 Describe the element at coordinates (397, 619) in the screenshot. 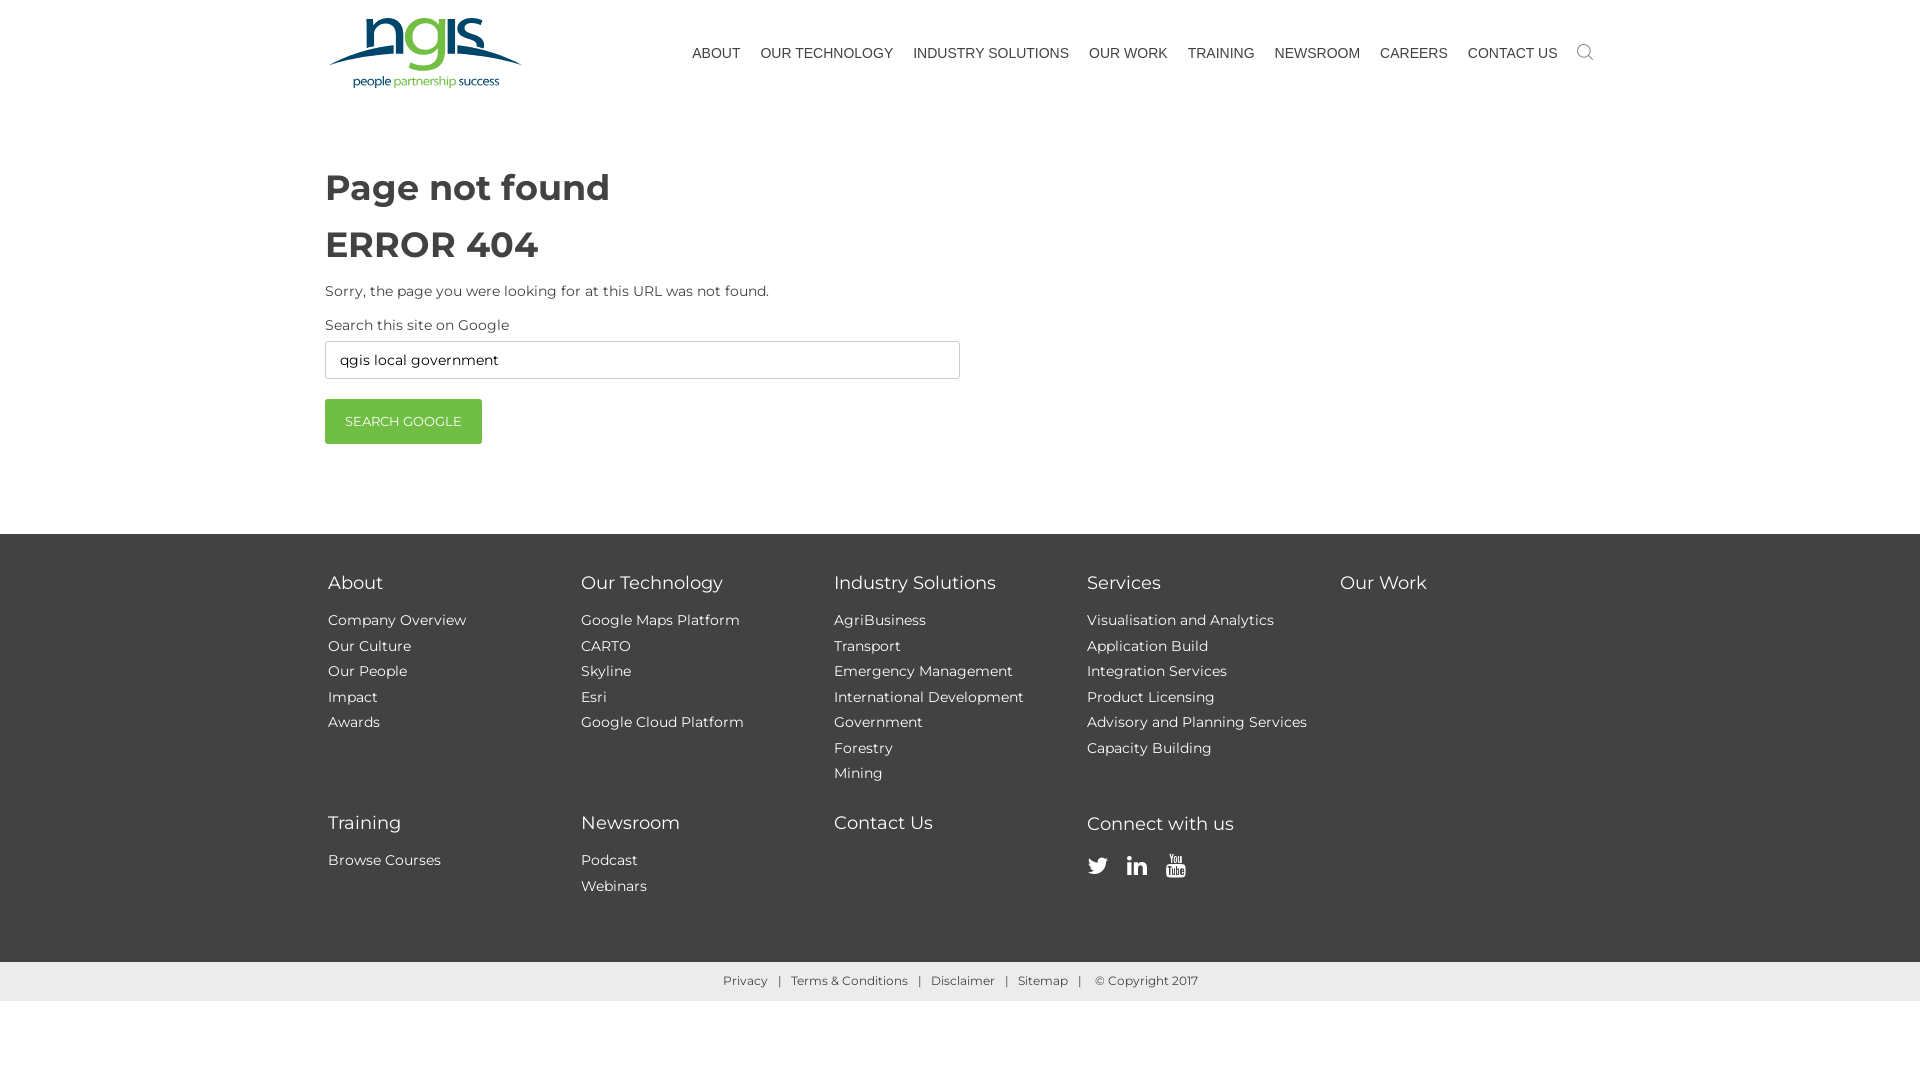

I see `'Company Overview'` at that location.